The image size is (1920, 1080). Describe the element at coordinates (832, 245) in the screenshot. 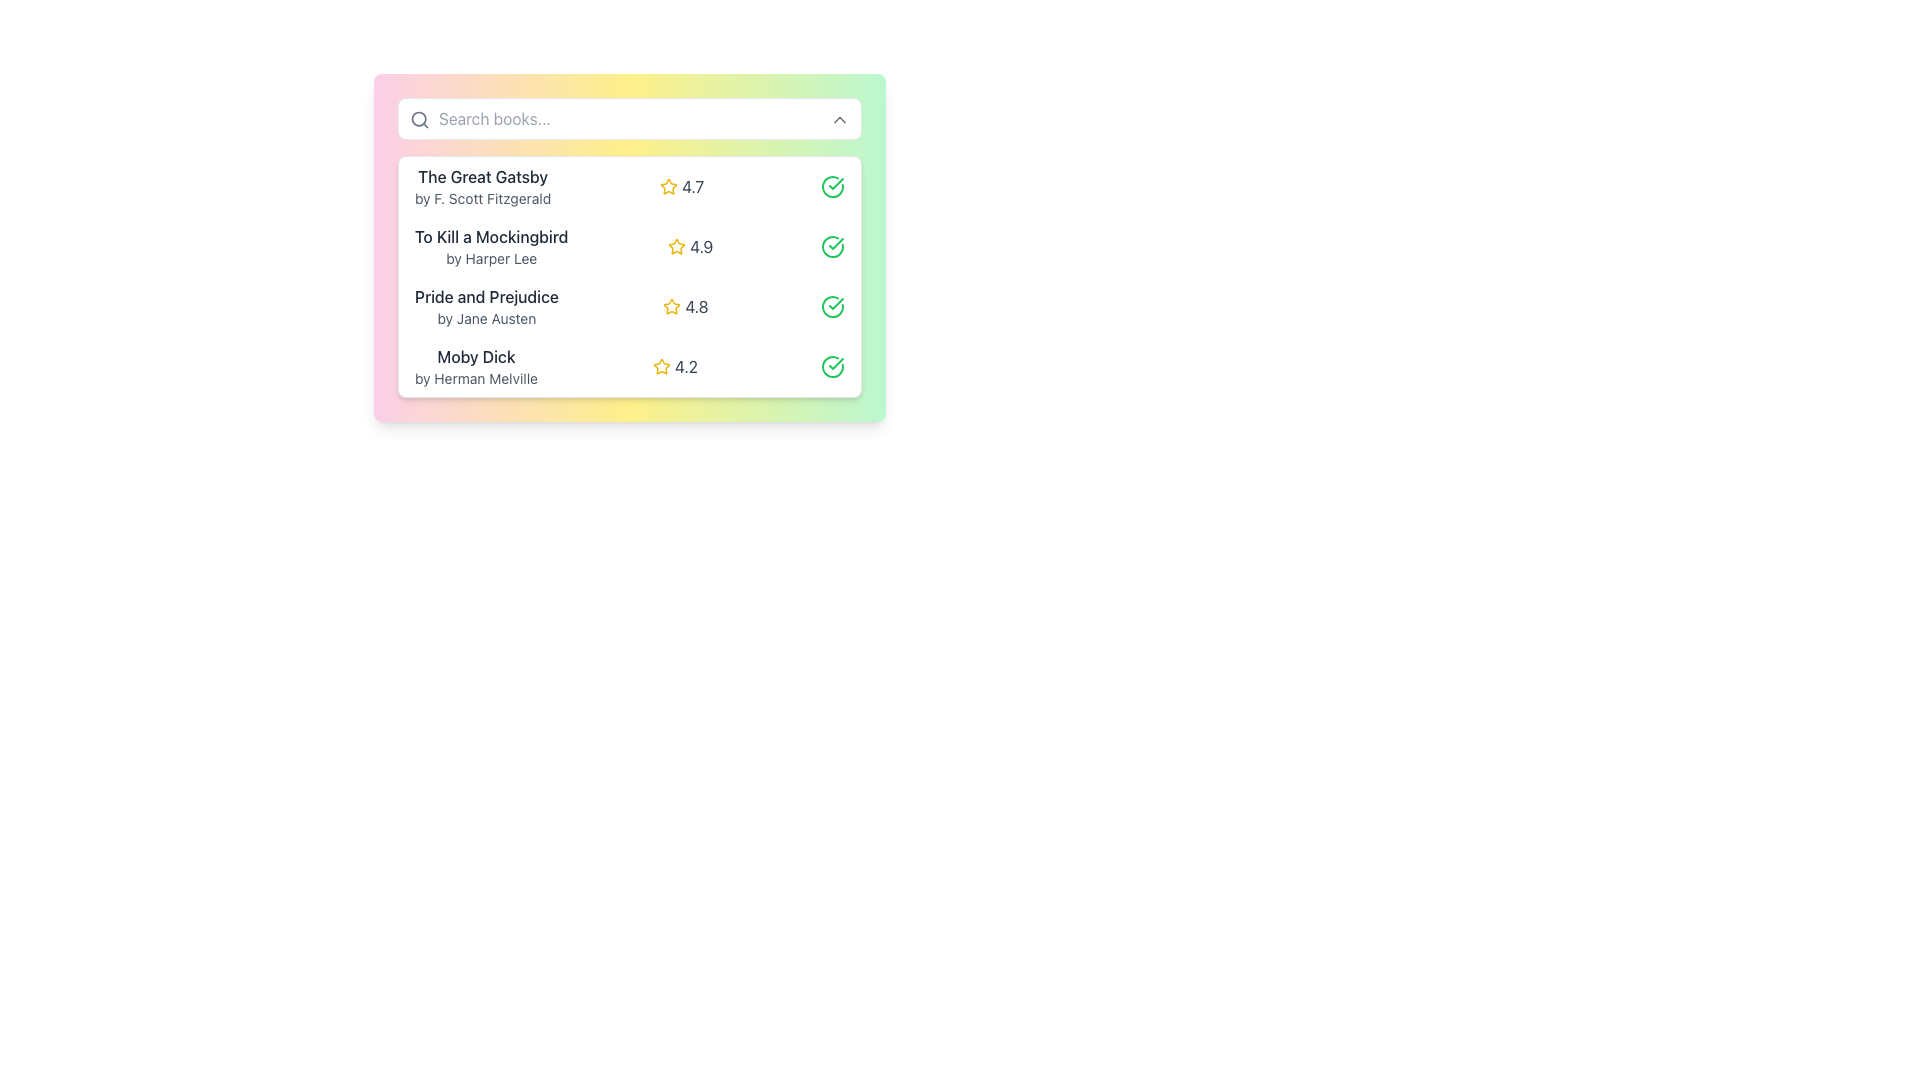

I see `the outer circular outline of the green confirmation icon next to the 'To Kill a Mockingbird' book listing` at that location.